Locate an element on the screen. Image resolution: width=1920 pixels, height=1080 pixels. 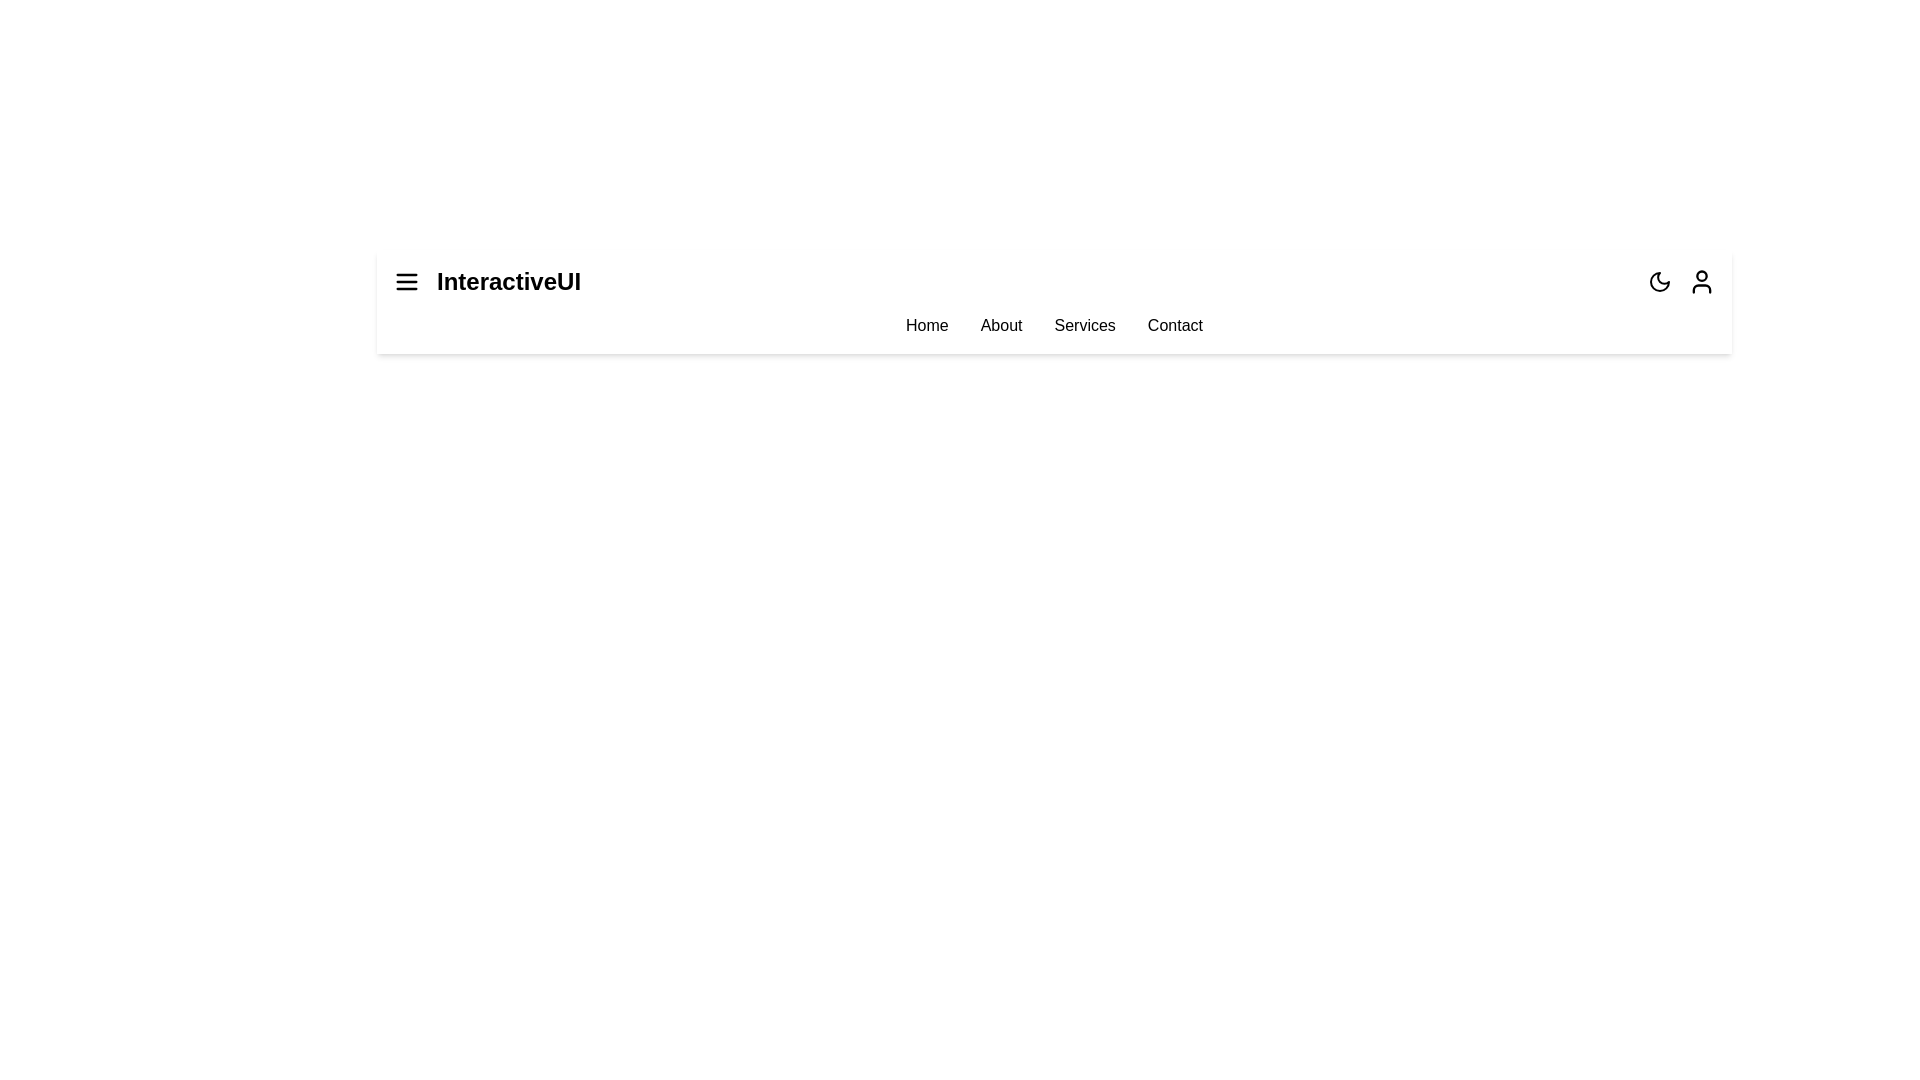
the menu item Home to navigate to the respective section is located at coordinates (925, 325).